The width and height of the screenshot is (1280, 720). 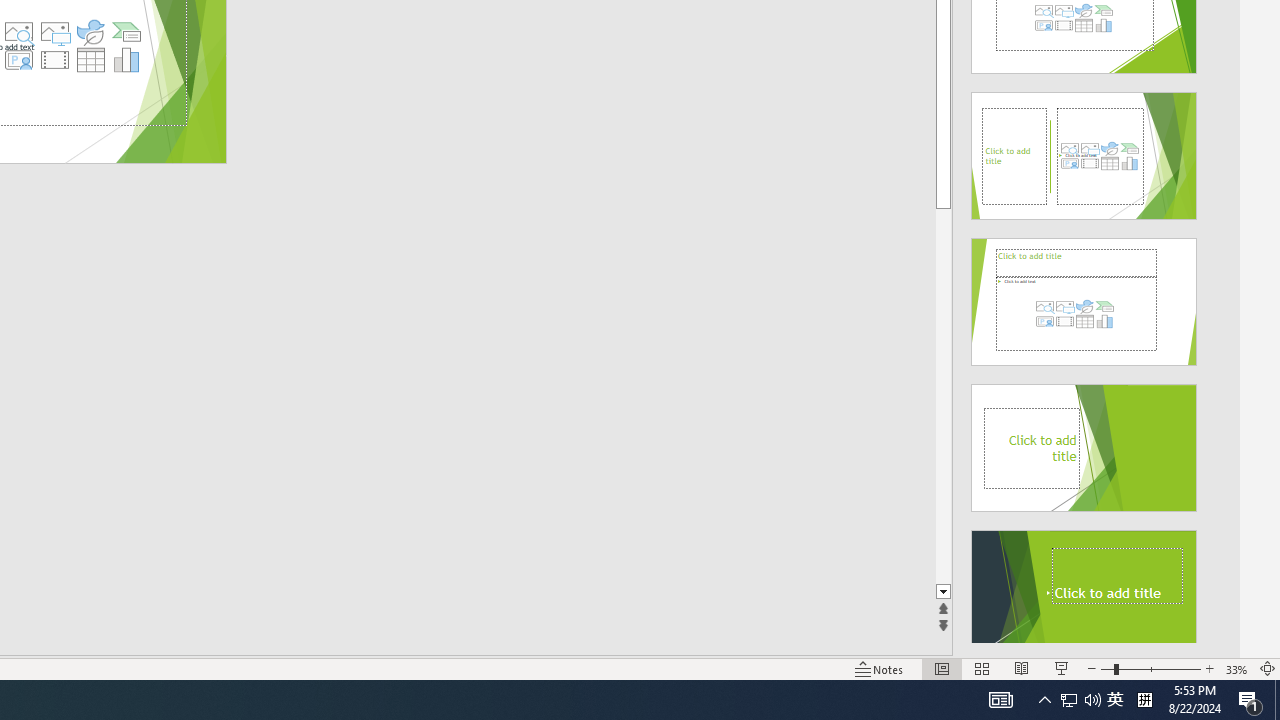 I want to click on 'Zoom 33%', so click(x=1236, y=669).